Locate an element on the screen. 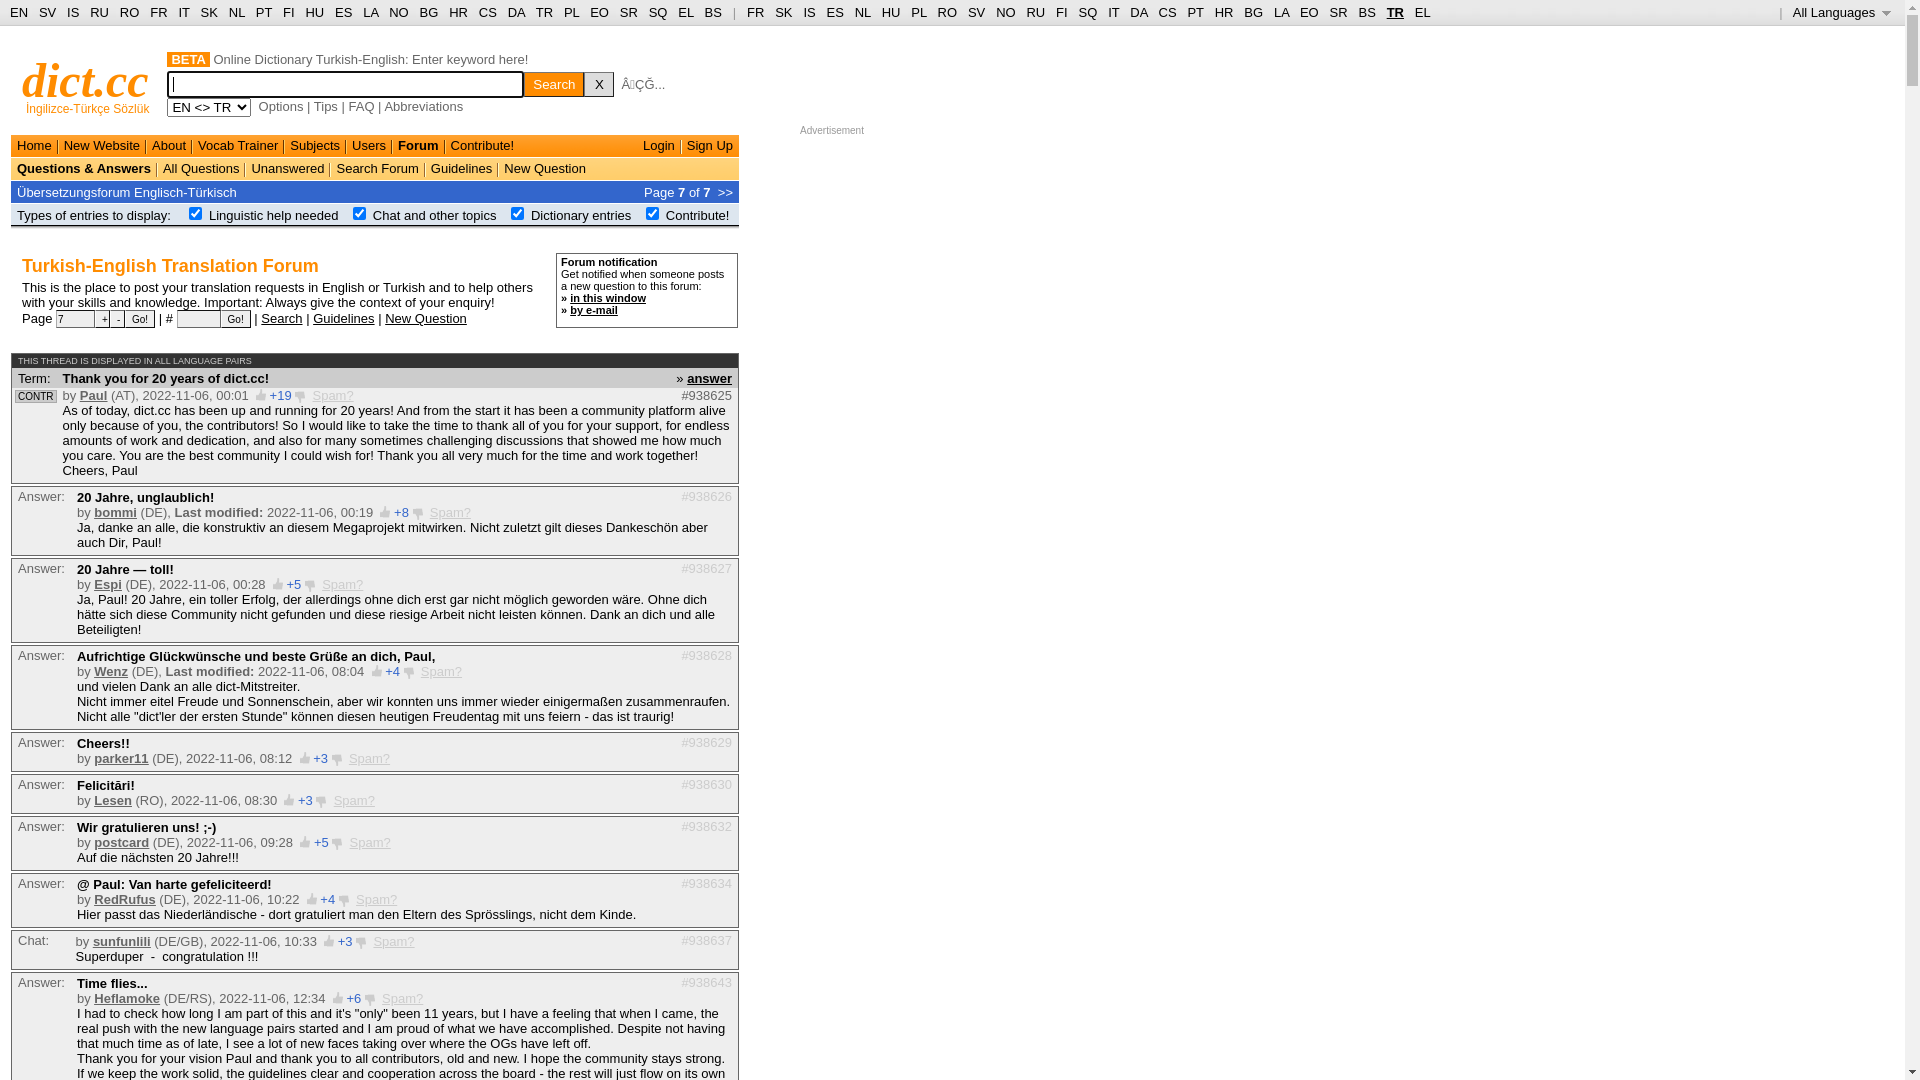 The image size is (1920, 1080). '#938630' is located at coordinates (706, 782).